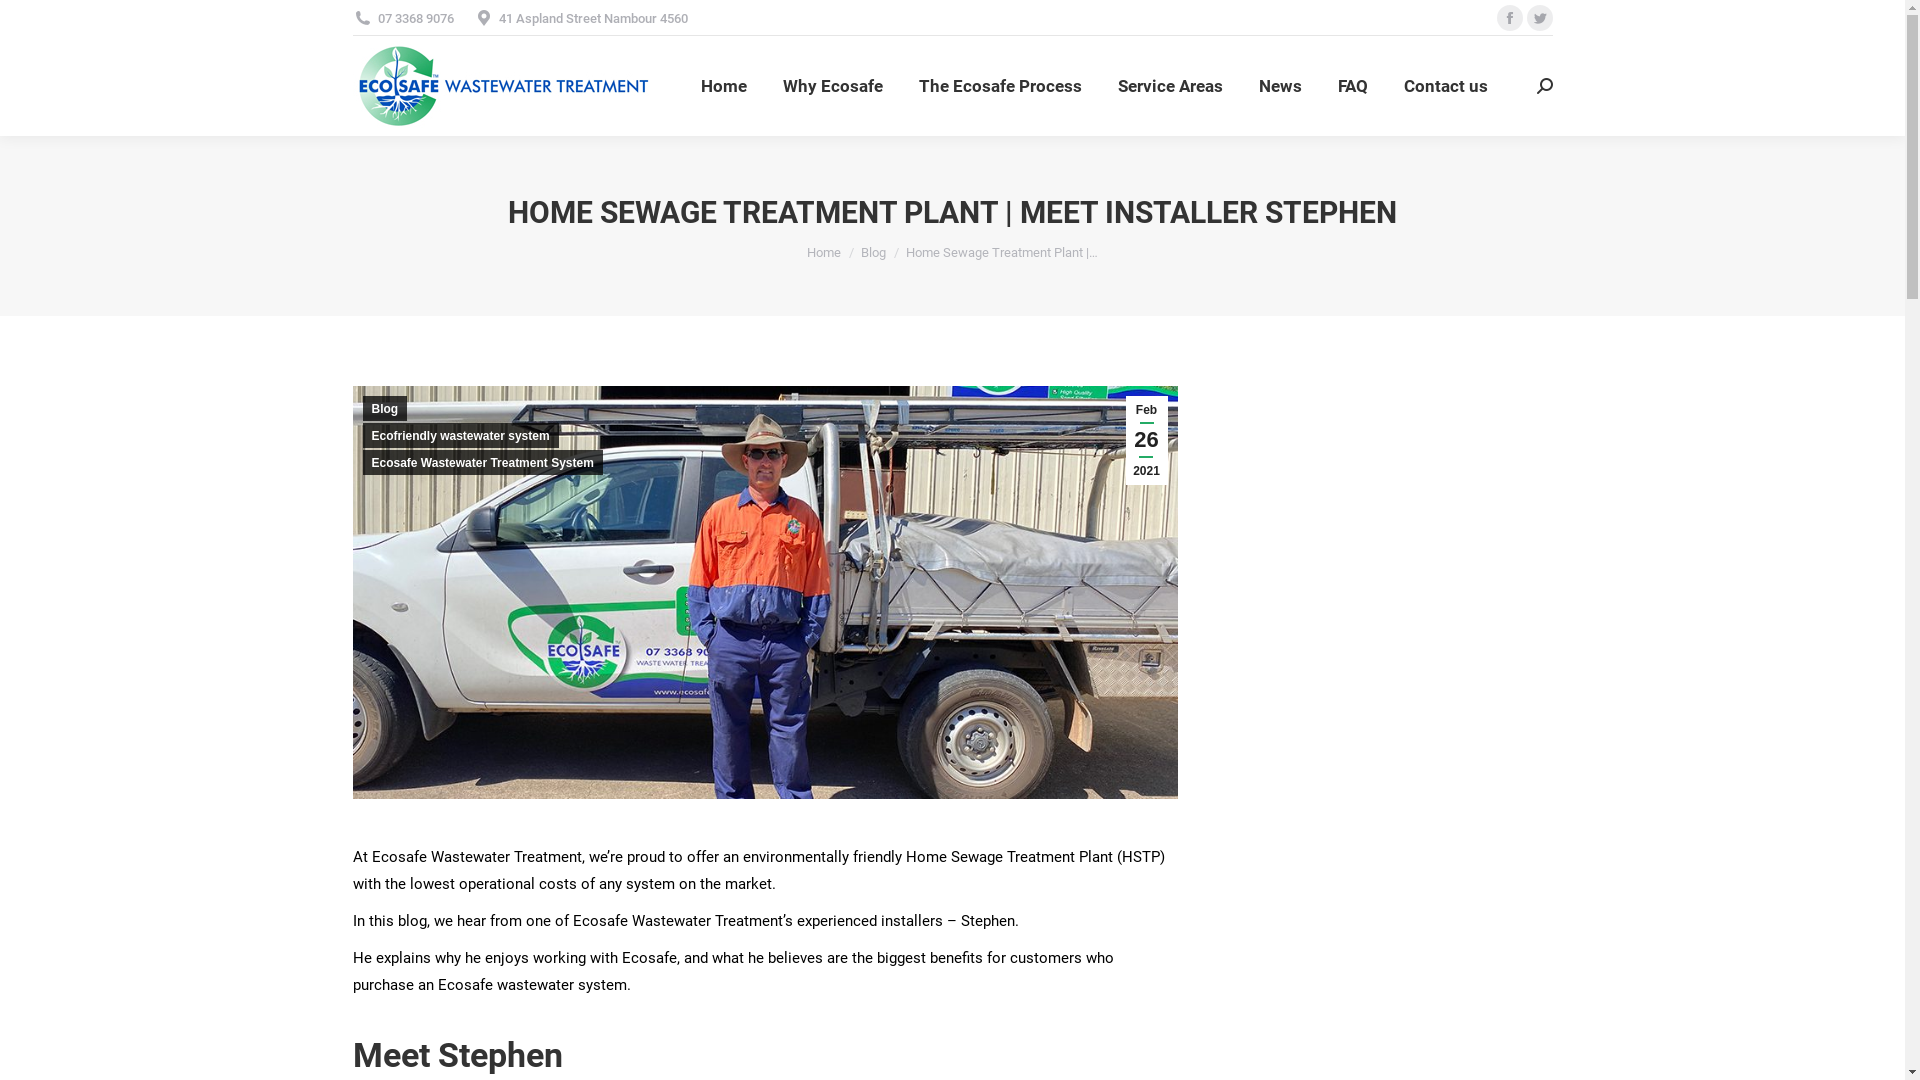  Describe the element at coordinates (401, 17) in the screenshot. I see `'07 3368 9076'` at that location.